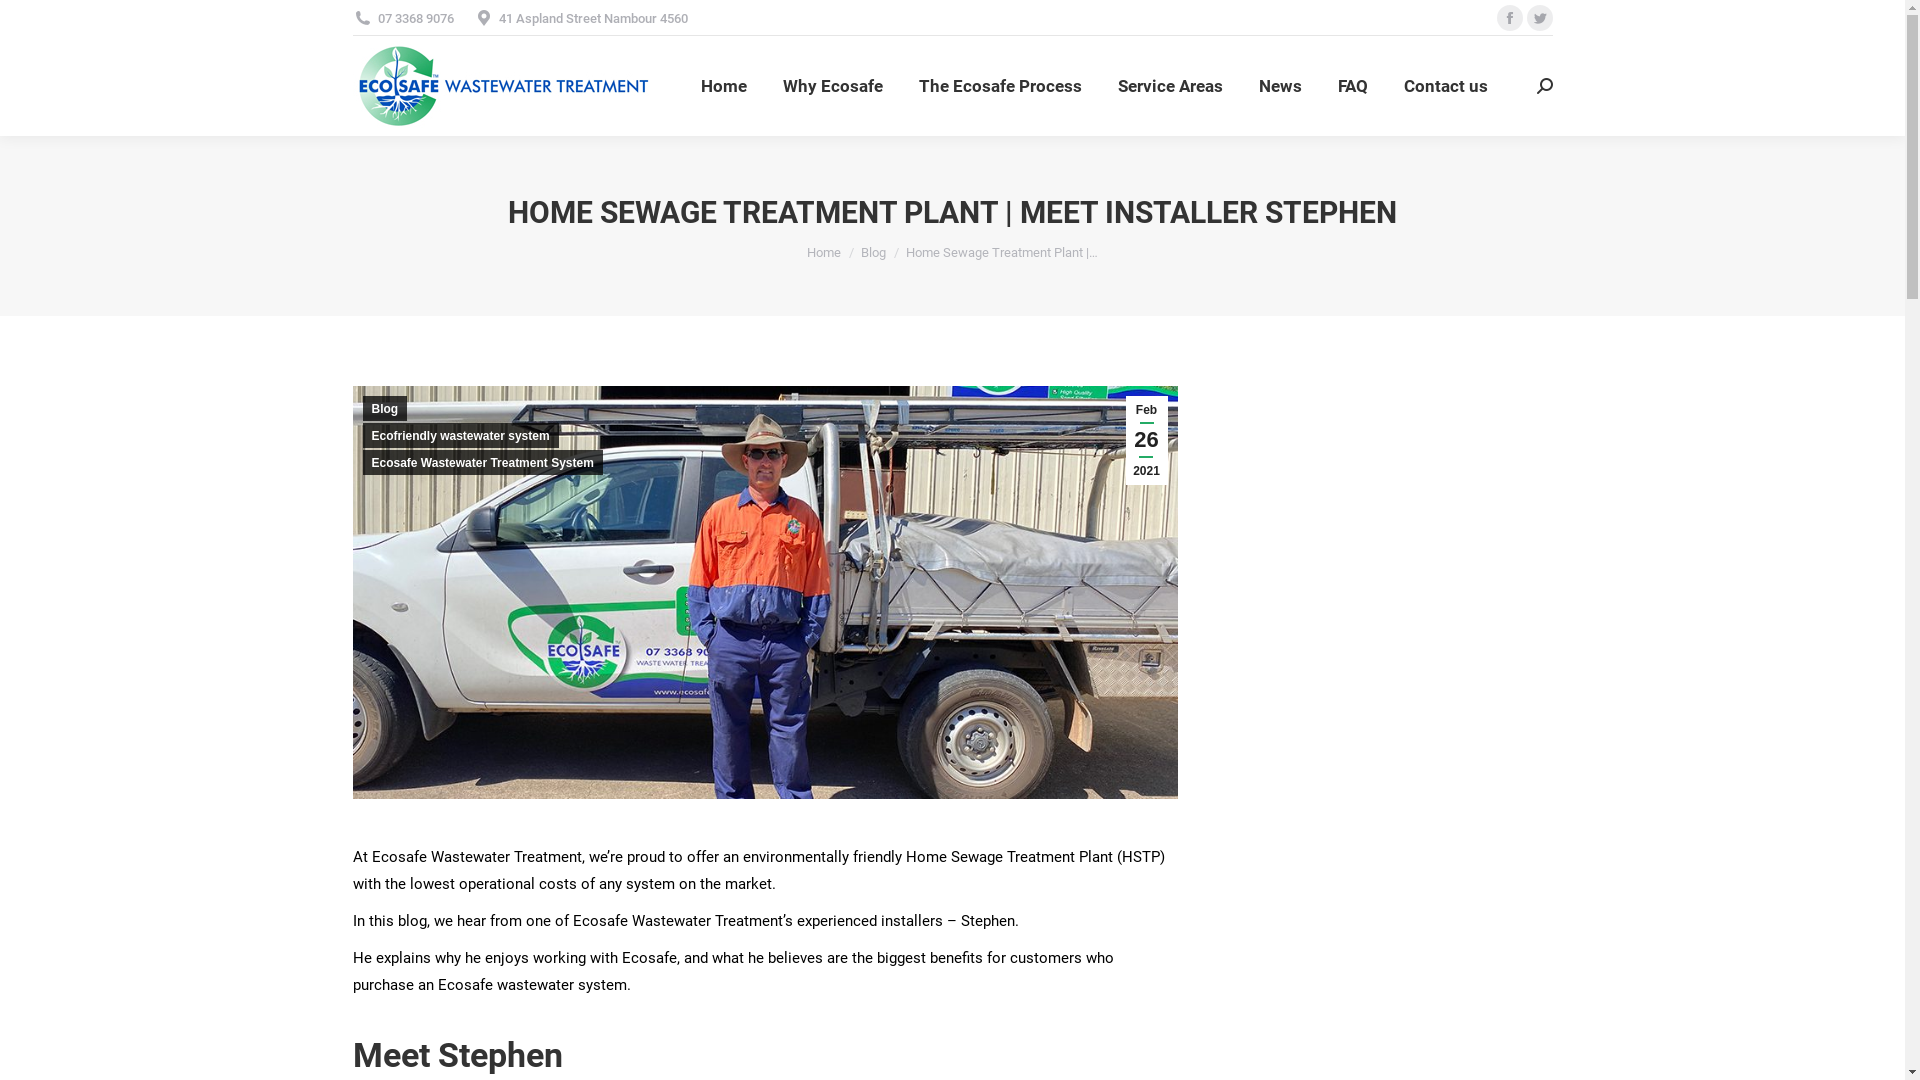  Describe the element at coordinates (401, 17) in the screenshot. I see `'07 3368 9076'` at that location.